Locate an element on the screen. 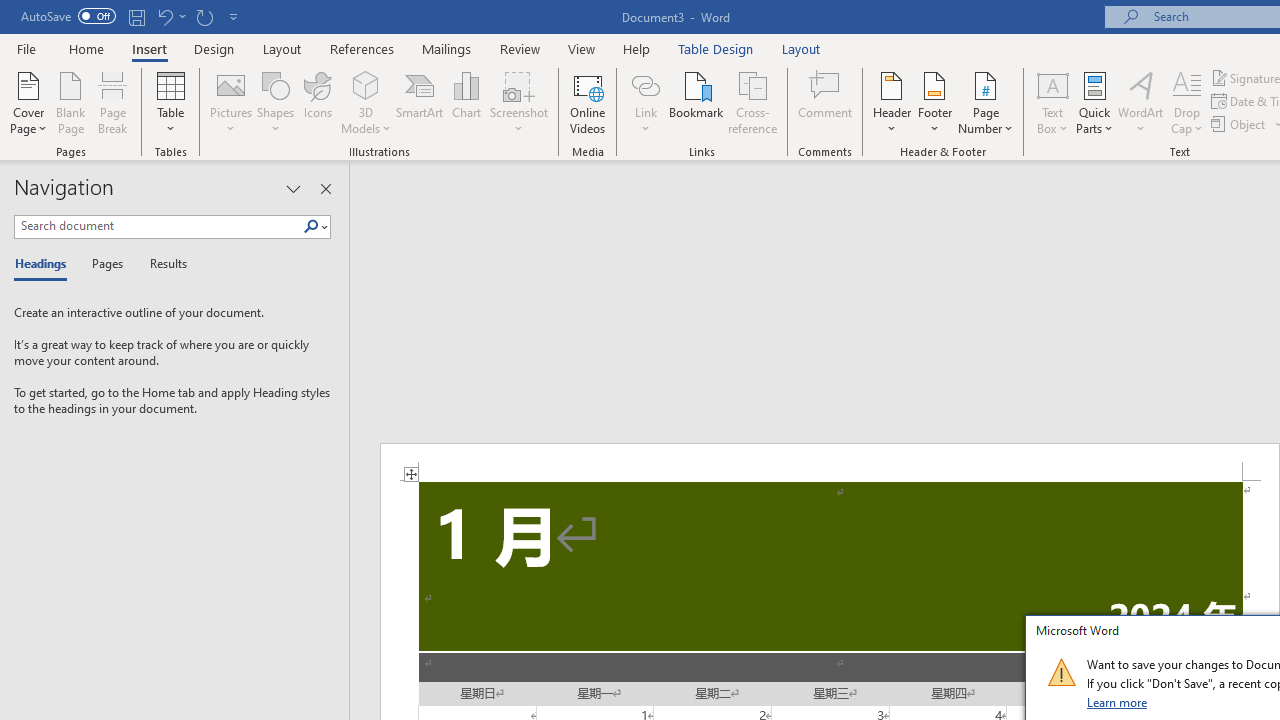 Image resolution: width=1280 pixels, height=720 pixels. 'Headings' is located at coordinates (45, 264).